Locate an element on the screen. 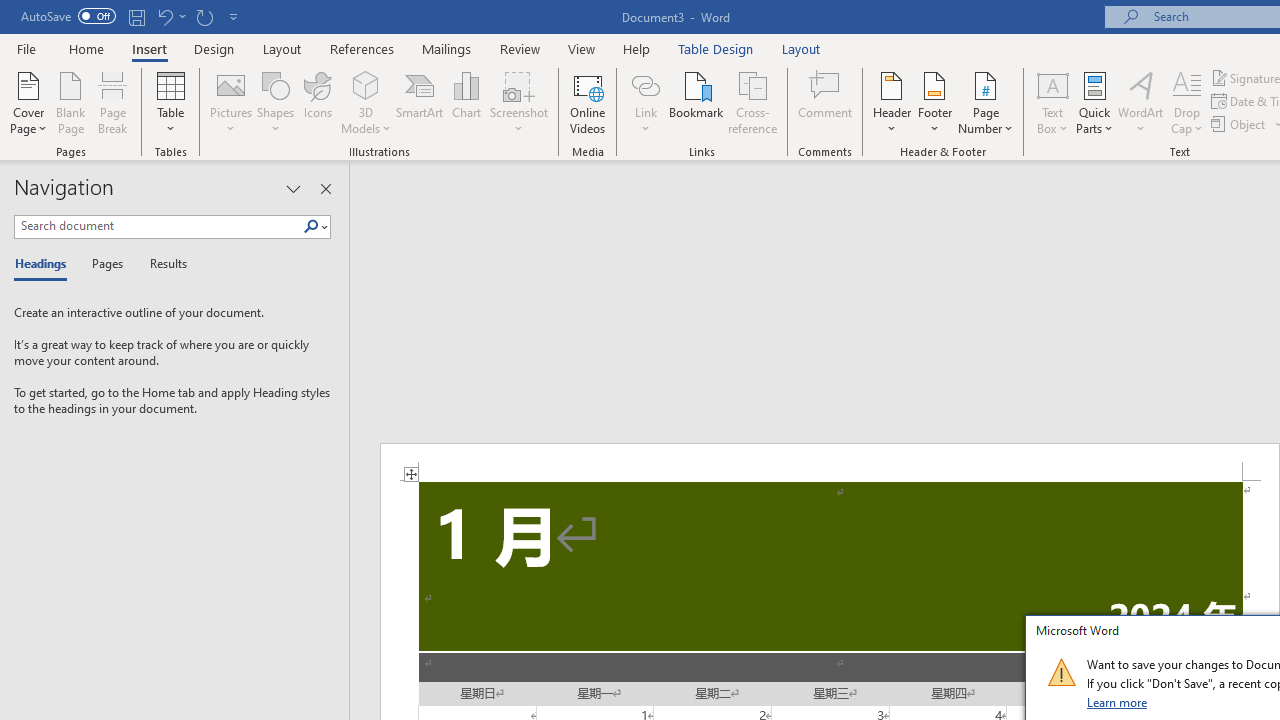 Image resolution: width=1280 pixels, height=720 pixels. 'Headings' is located at coordinates (45, 264).